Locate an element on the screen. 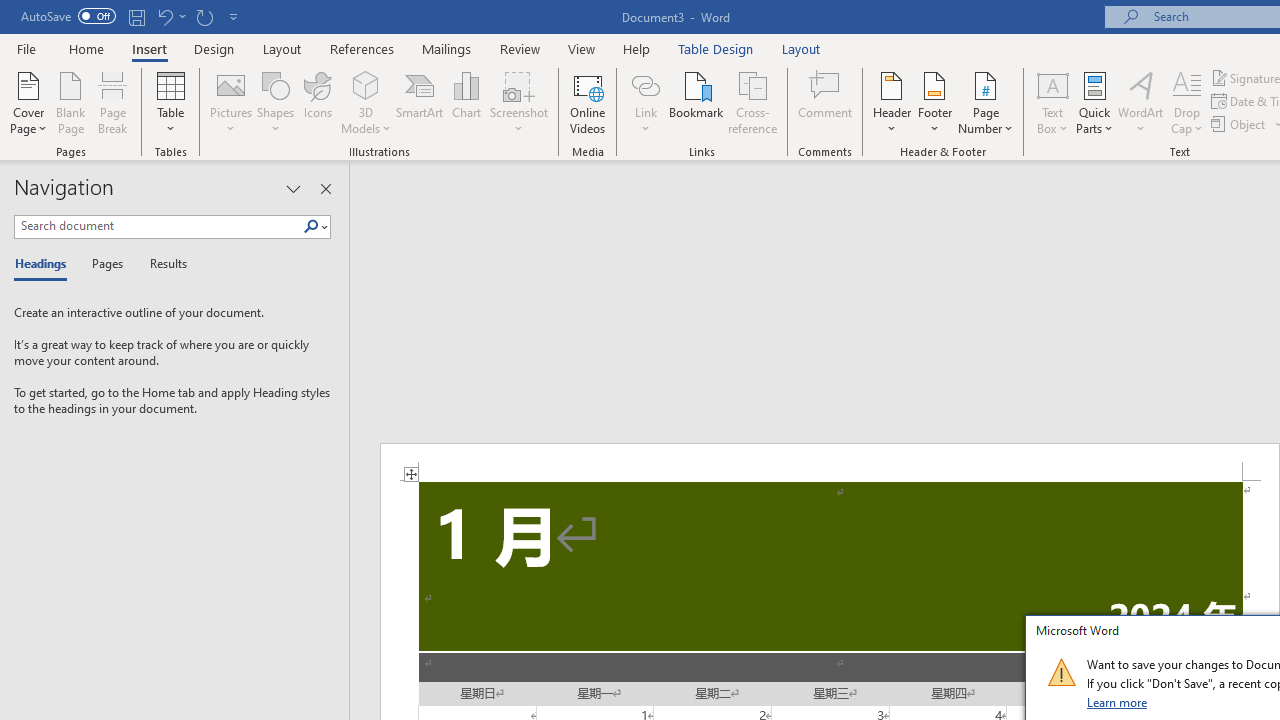 Image resolution: width=1280 pixels, height=720 pixels. 'Headings' is located at coordinates (45, 264).